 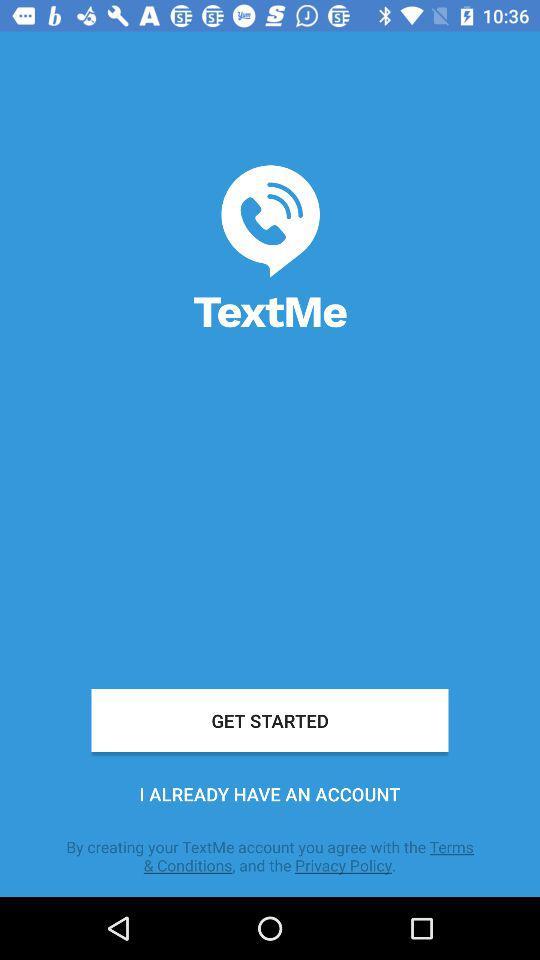 What do you see at coordinates (270, 855) in the screenshot?
I see `by creating your item` at bounding box center [270, 855].